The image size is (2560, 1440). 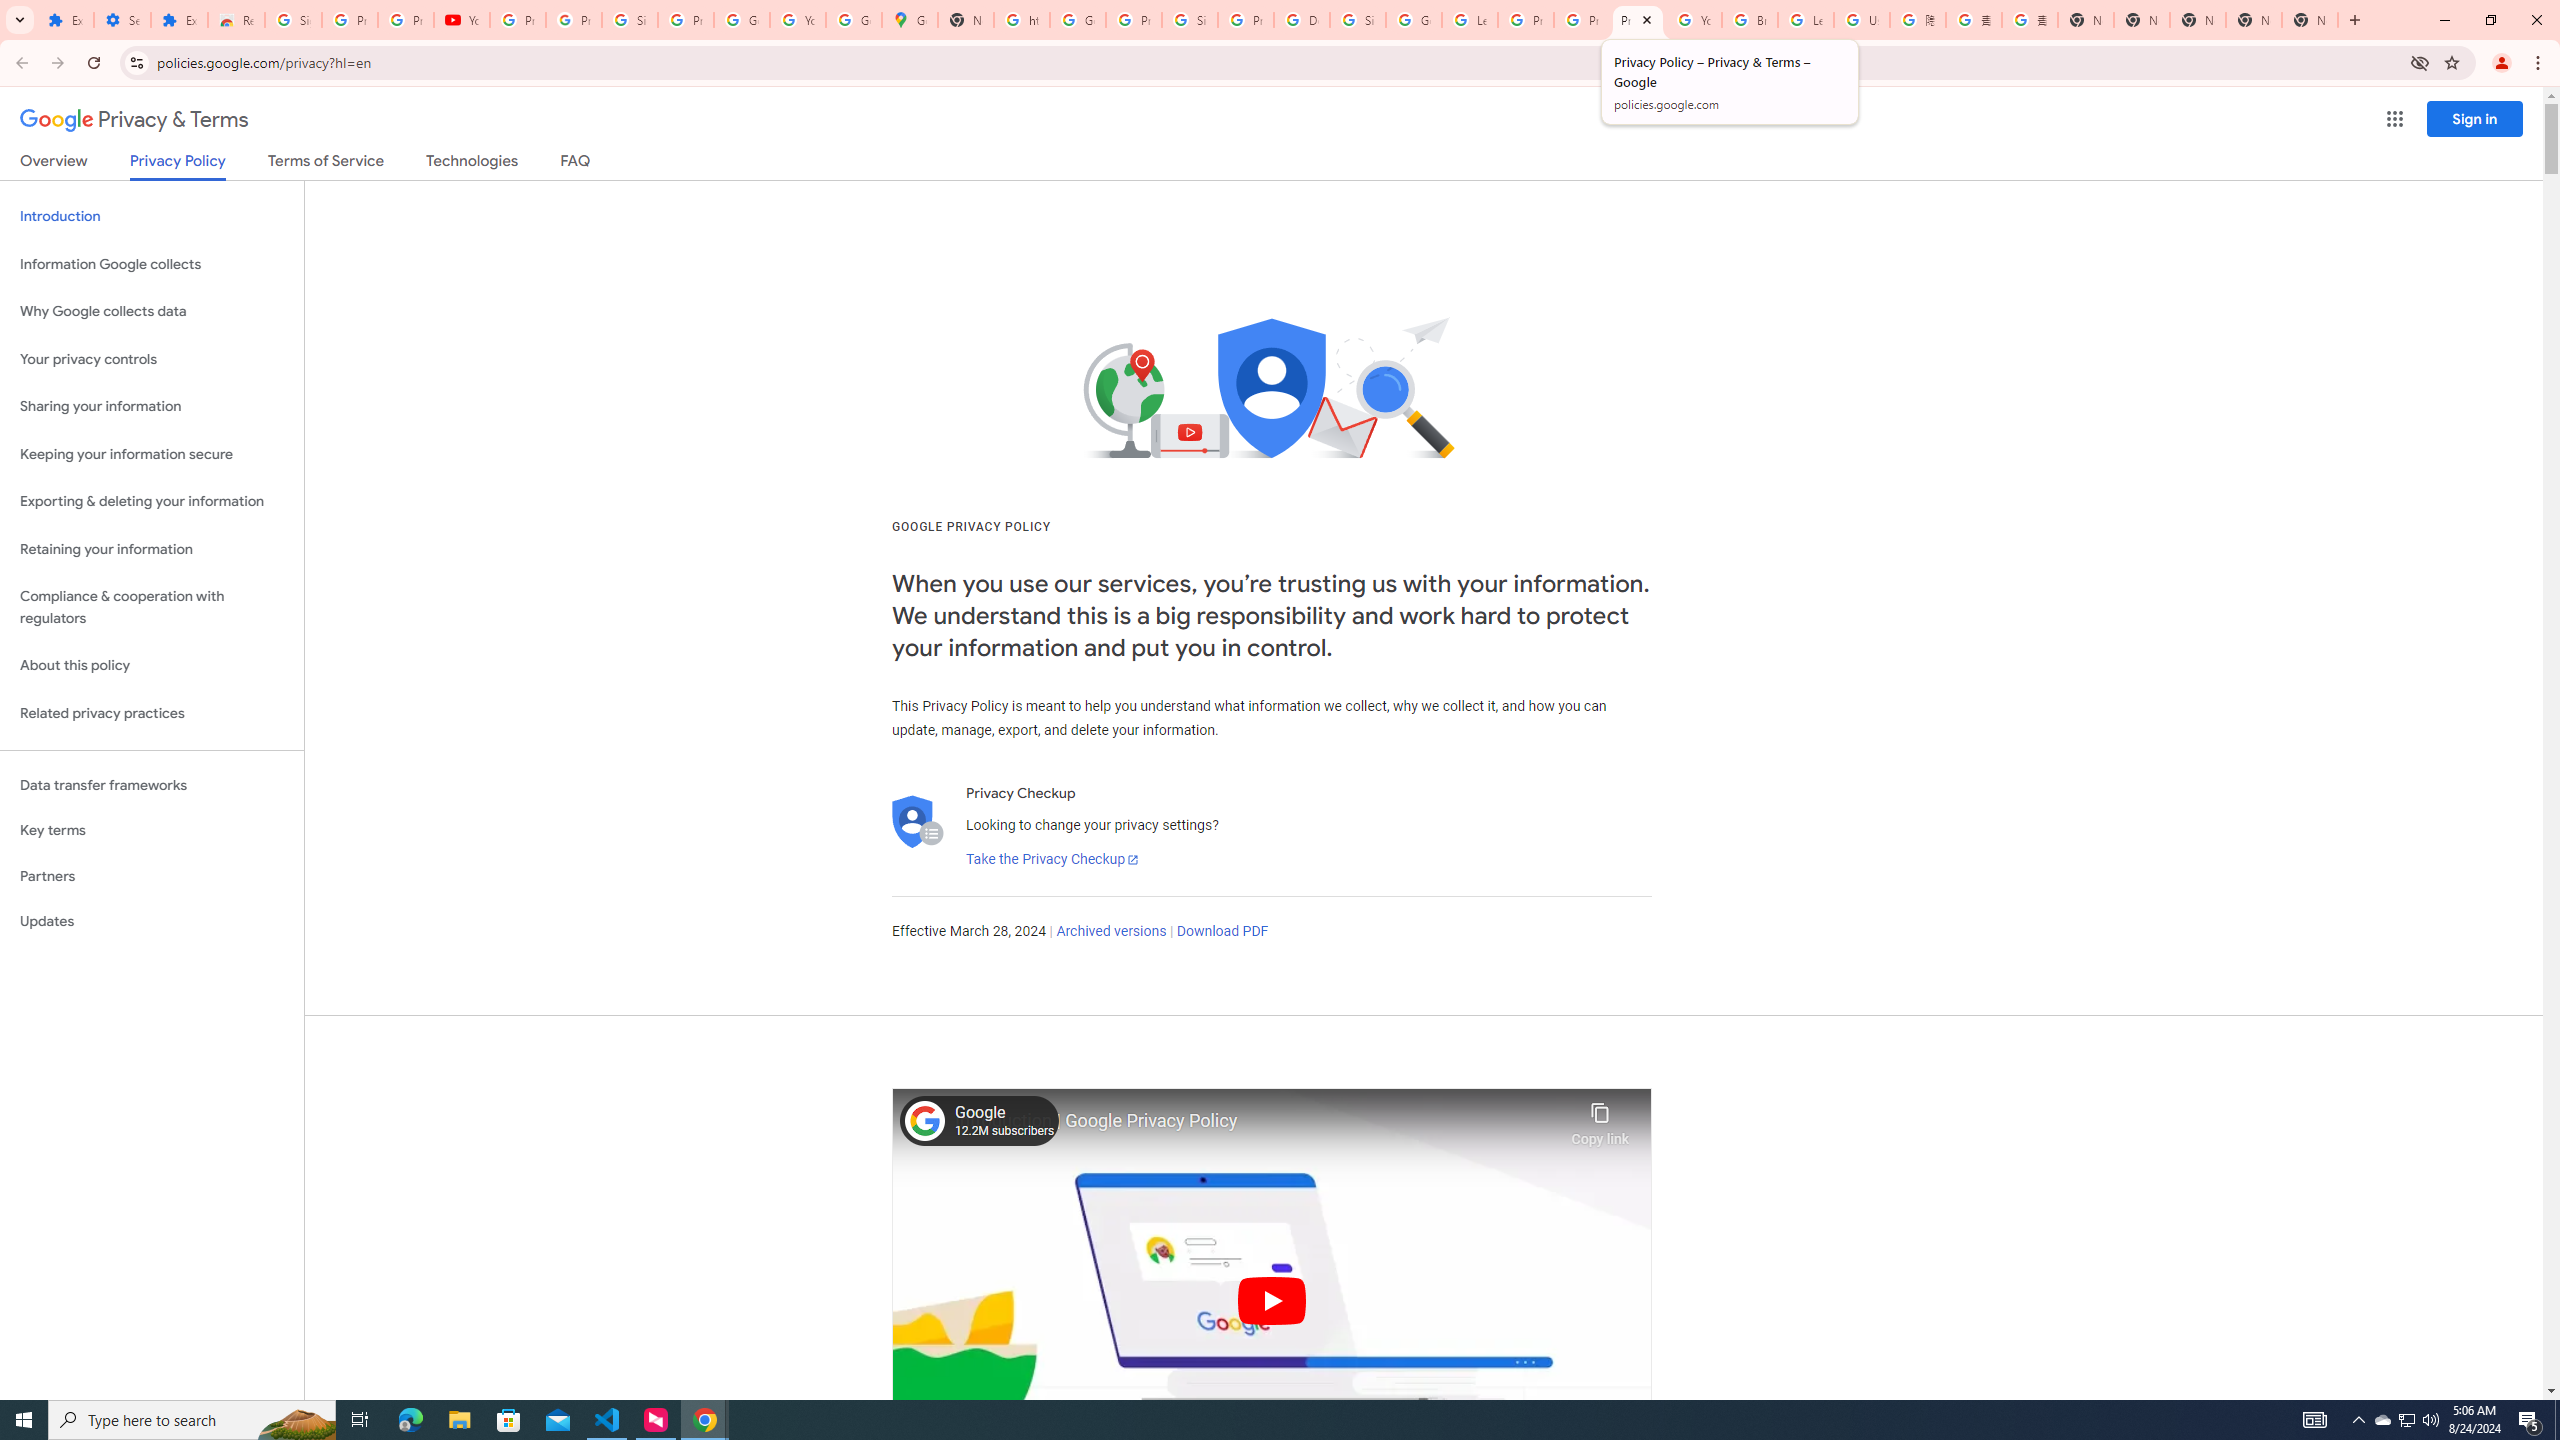 I want to click on 'Reviews: Helix Fruit Jump Arcade Game', so click(x=236, y=19).